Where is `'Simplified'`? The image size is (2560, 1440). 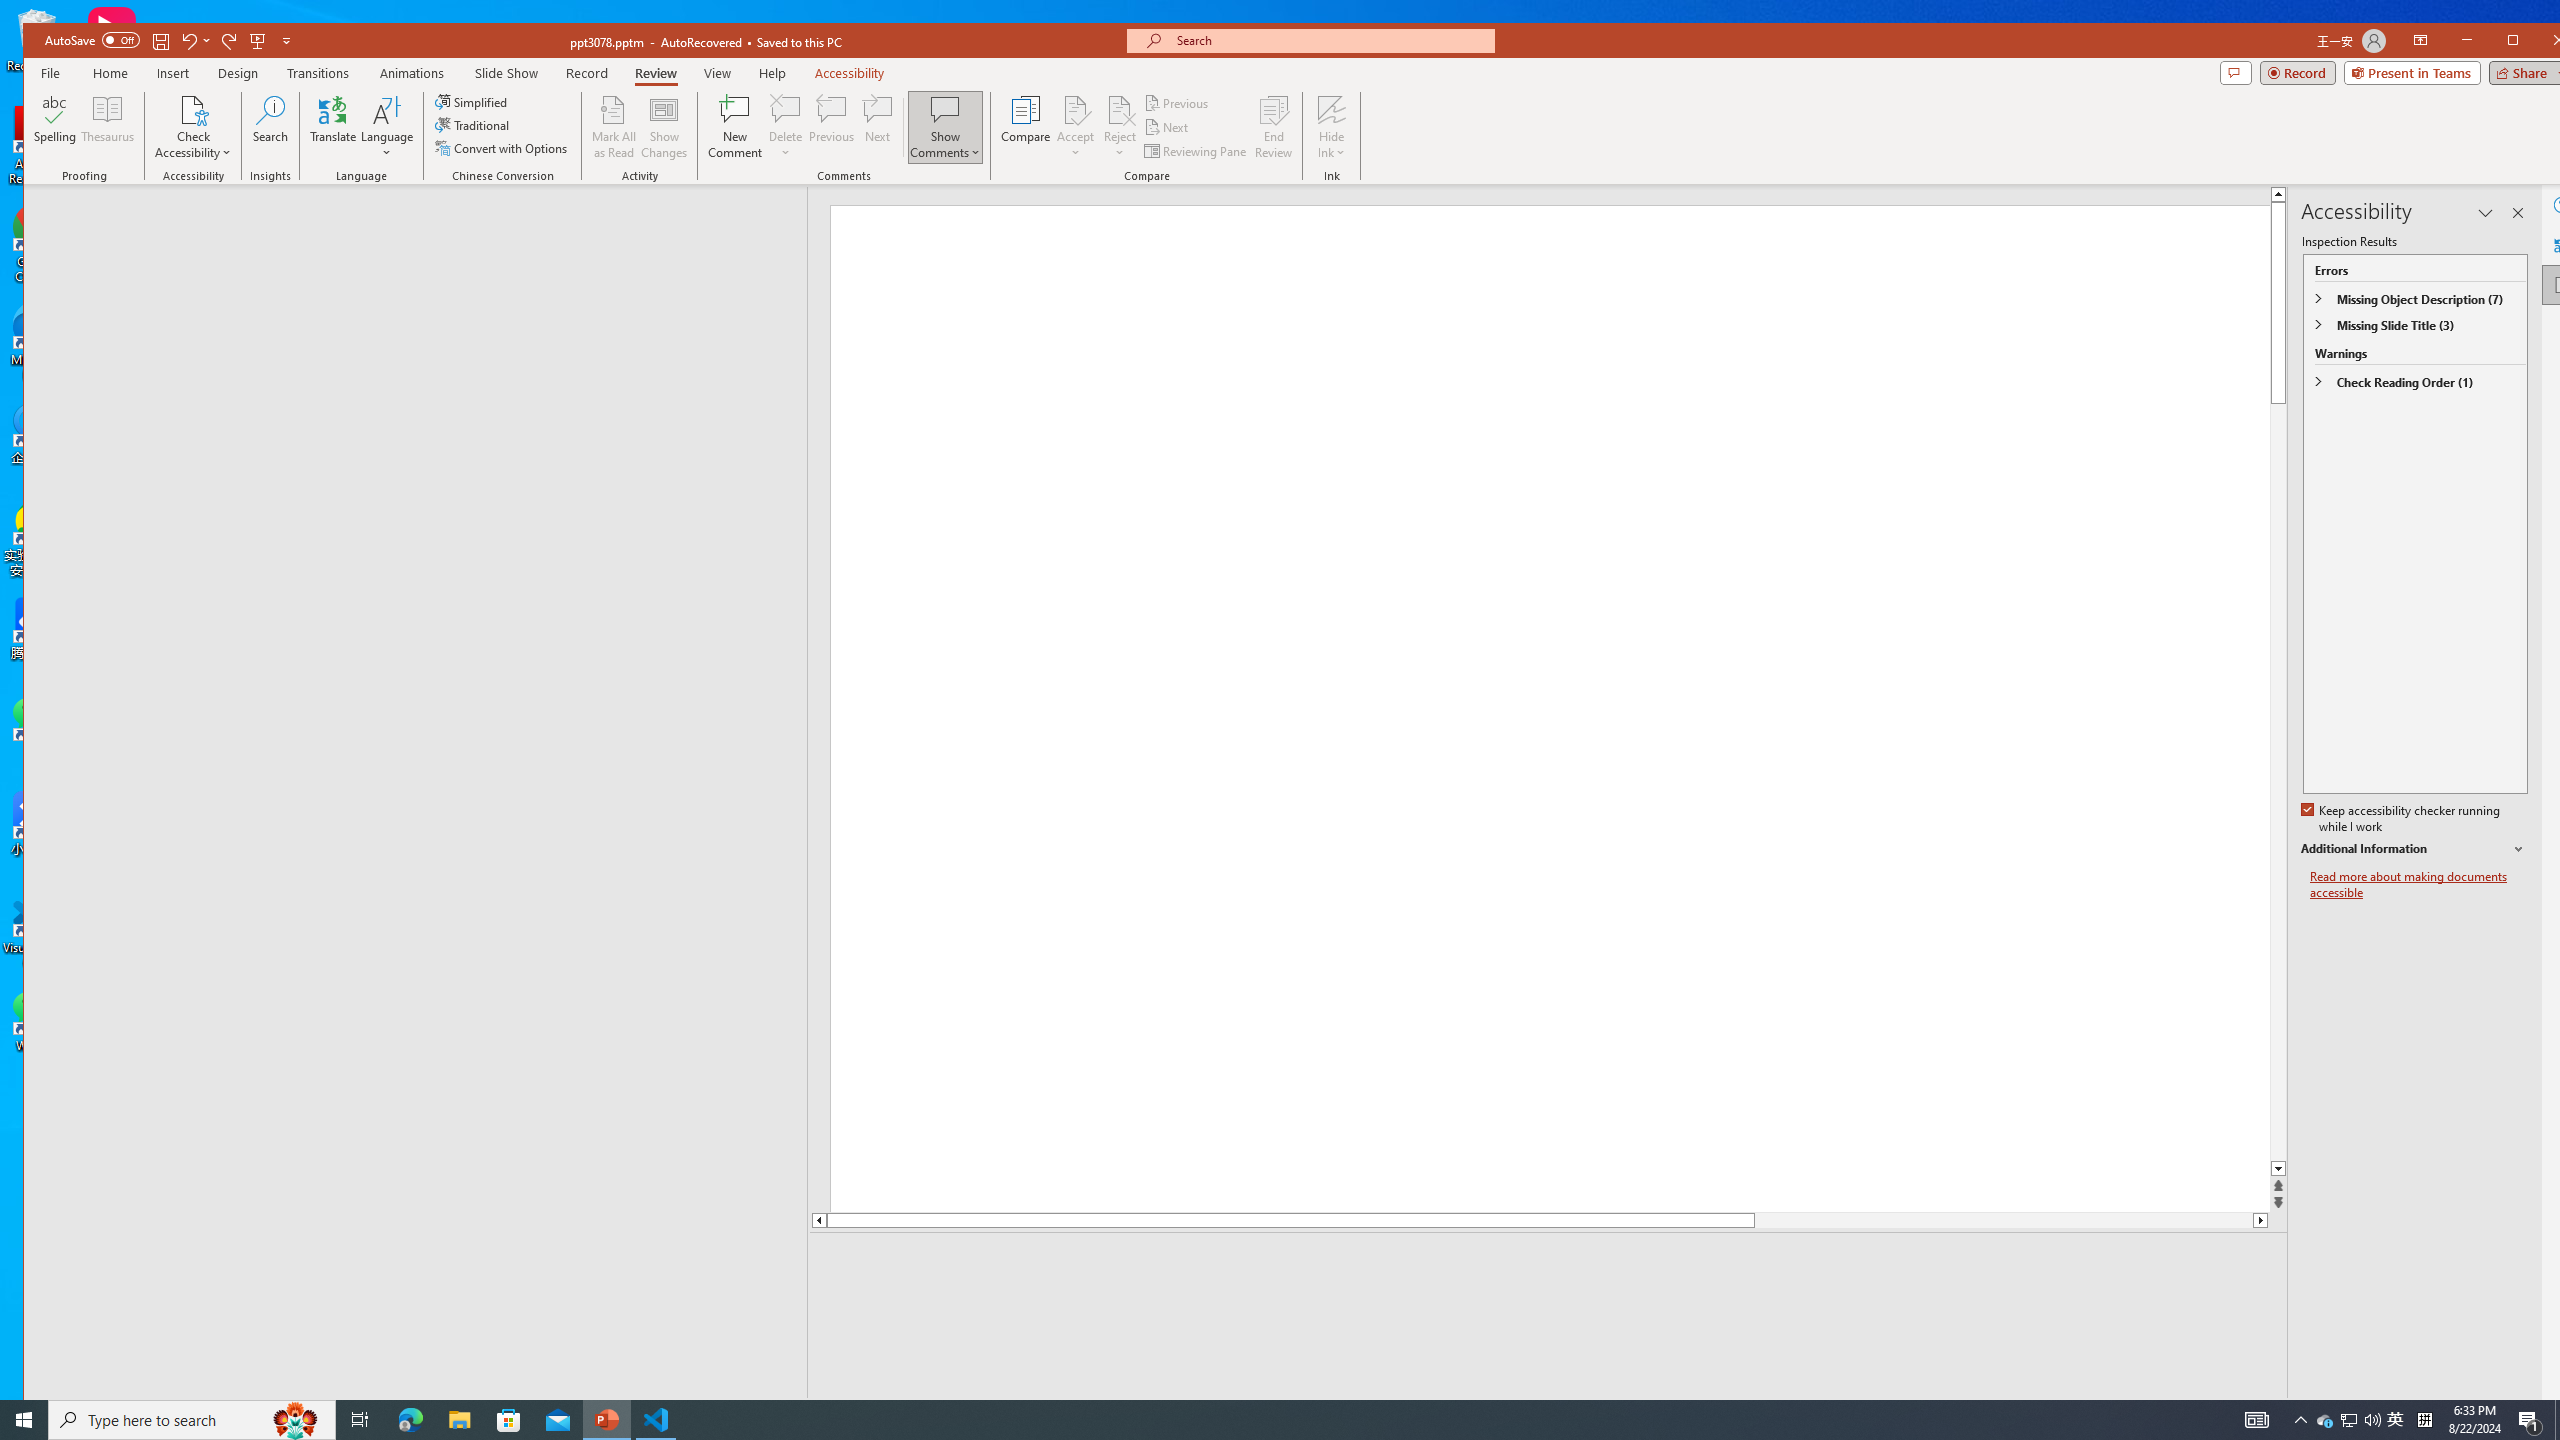 'Simplified' is located at coordinates (472, 102).